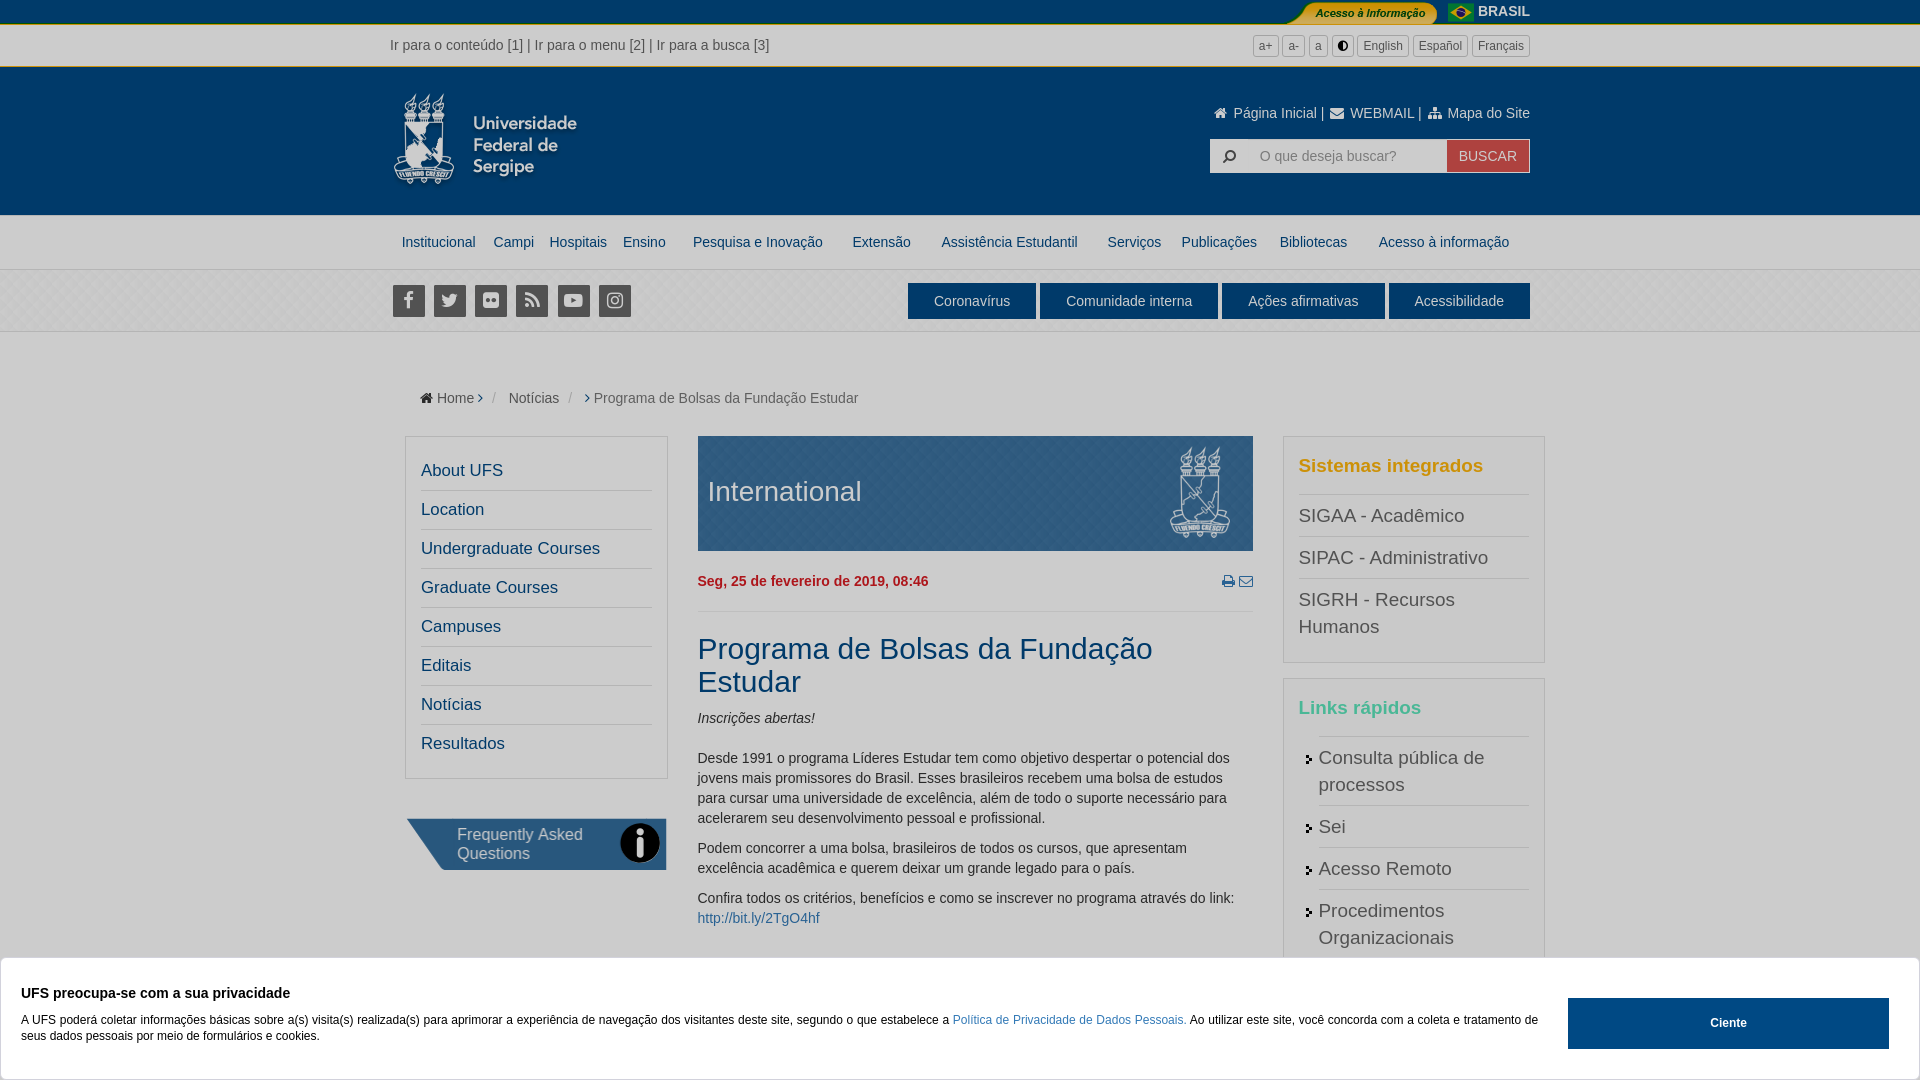  Describe the element at coordinates (614, 241) in the screenshot. I see `'Ensino'` at that location.